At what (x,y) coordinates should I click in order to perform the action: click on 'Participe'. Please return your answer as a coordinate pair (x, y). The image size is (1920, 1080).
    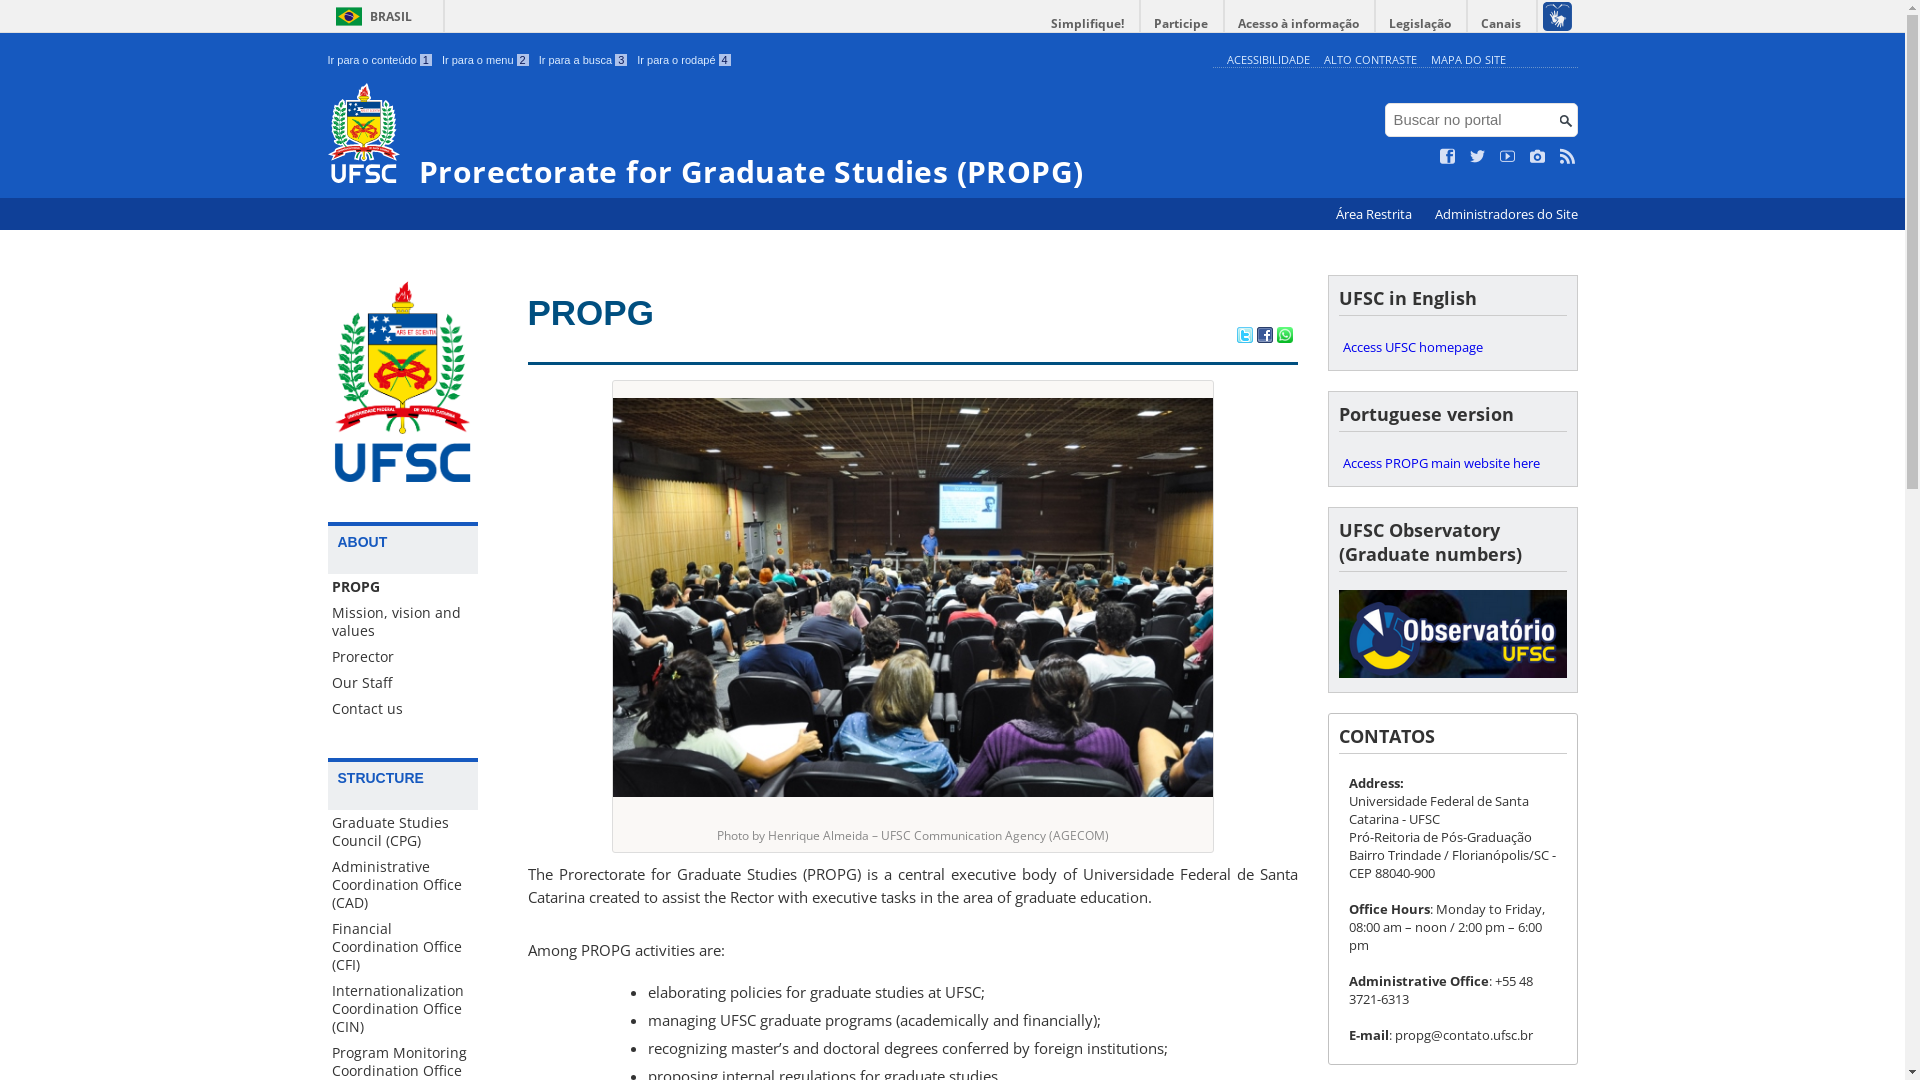
    Looking at the image, I should click on (1140, 23).